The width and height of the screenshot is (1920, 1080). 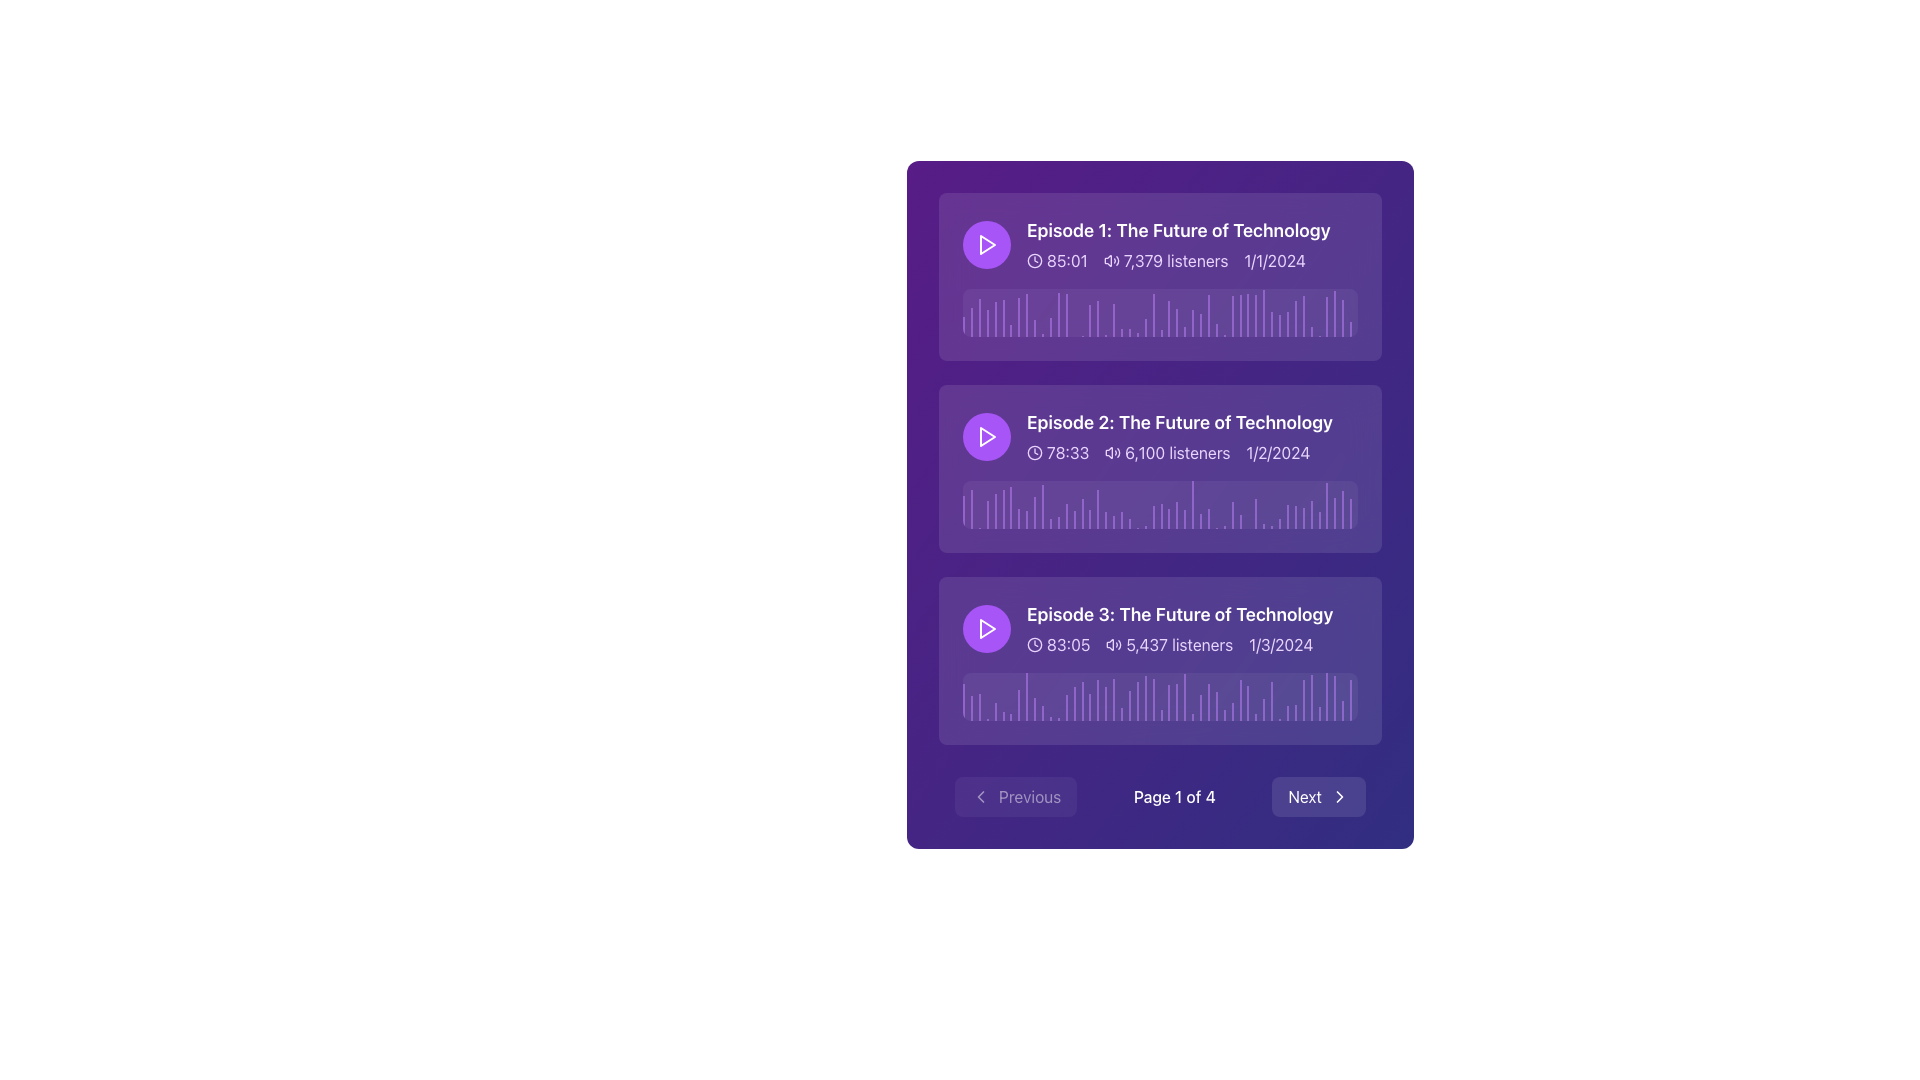 I want to click on the text display element that conveys information about a specific podcast episode, positioned below 'Episode 1: The Future of Technology' and above 'Episode 3: The Future of Technology', so click(x=1180, y=435).